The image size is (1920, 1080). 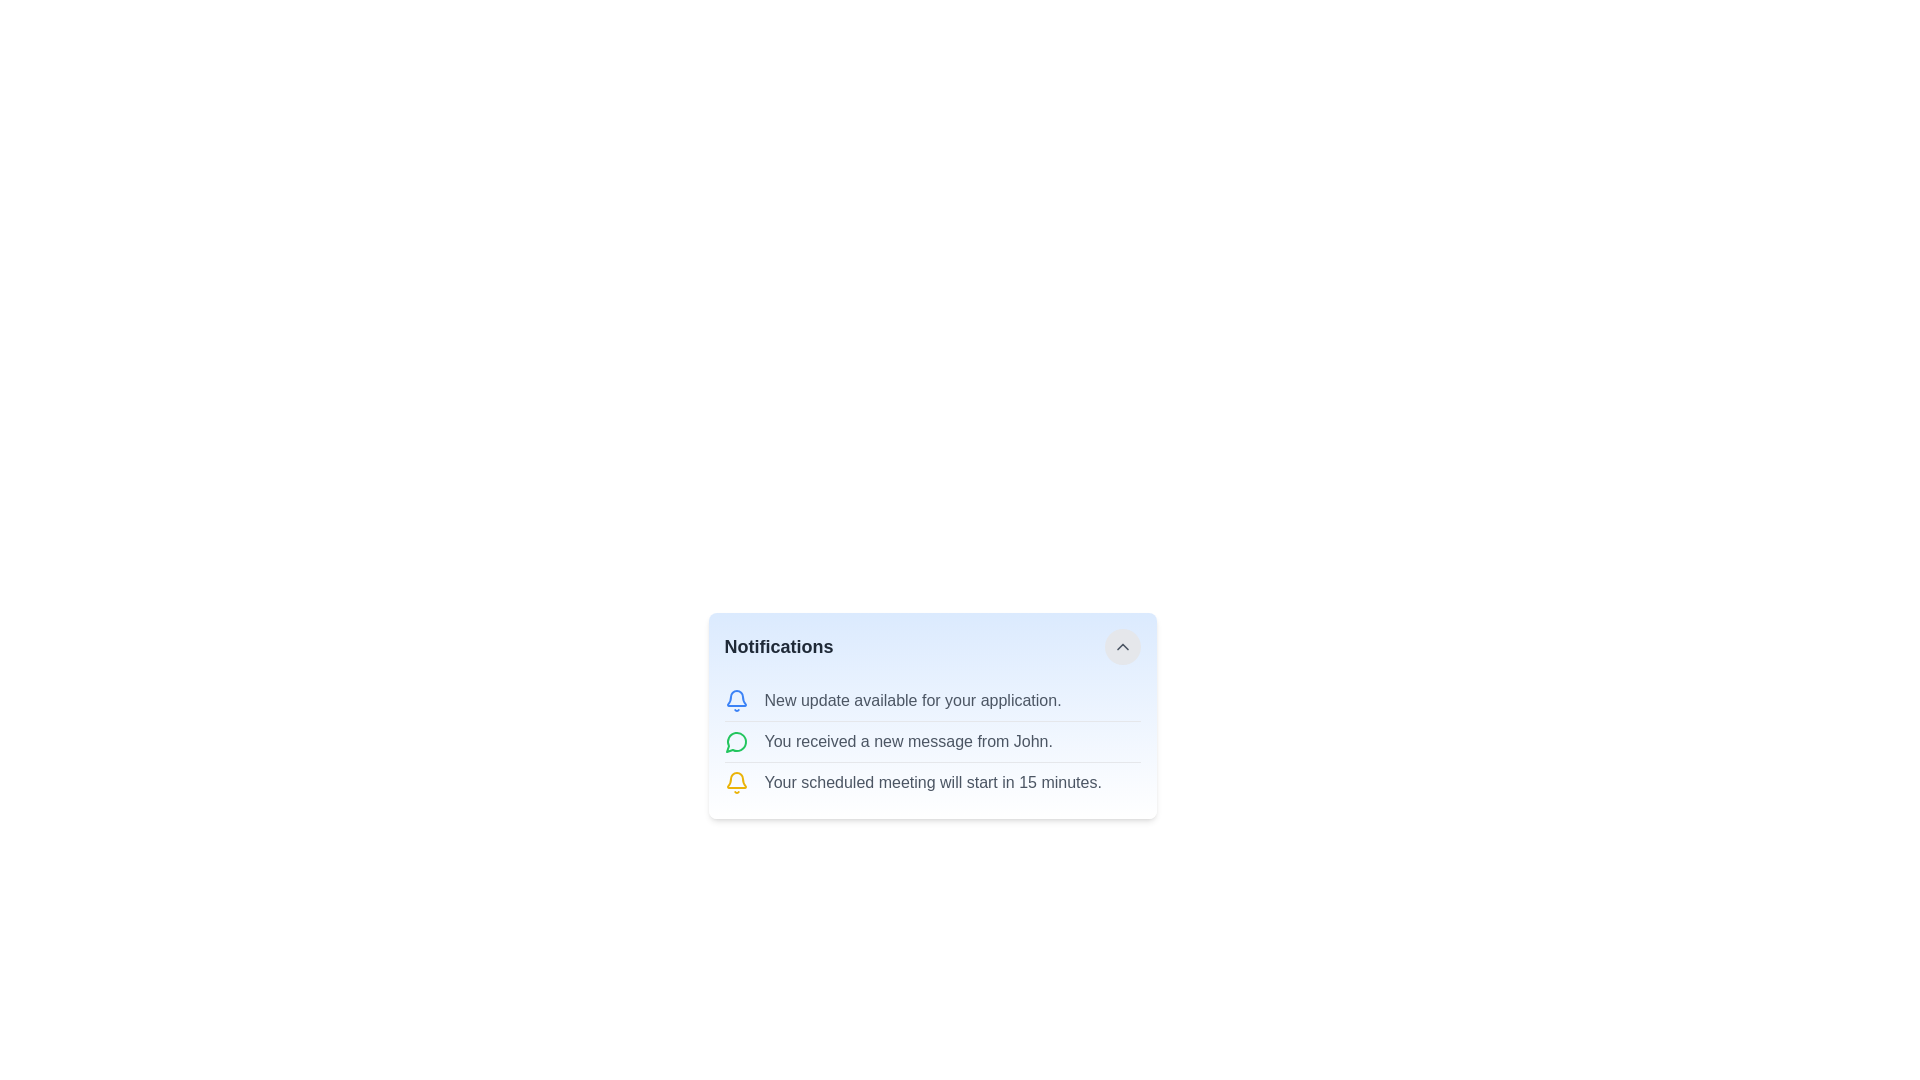 I want to click on the yellow bell-shaped icon located at the top left of the notification item, so click(x=735, y=779).